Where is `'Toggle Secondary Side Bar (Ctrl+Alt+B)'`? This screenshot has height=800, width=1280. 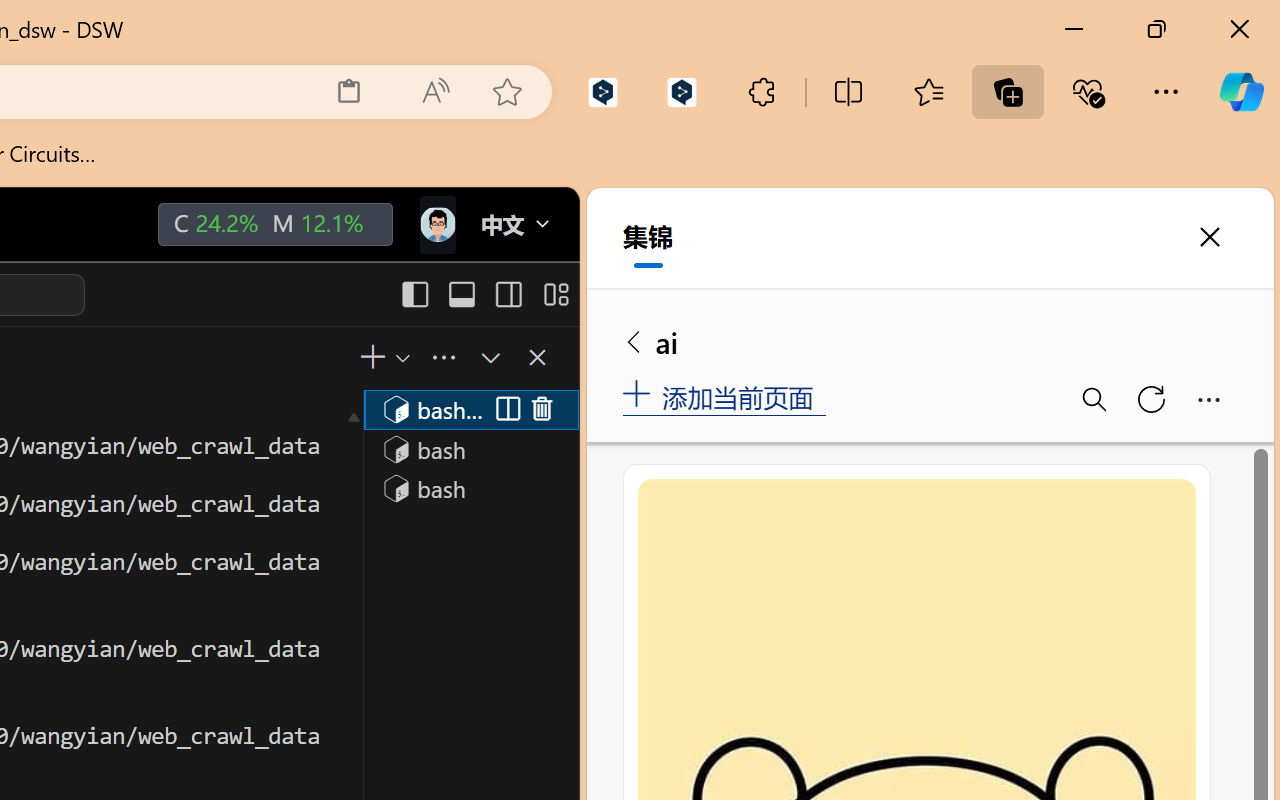
'Toggle Secondary Side Bar (Ctrl+Alt+B)' is located at coordinates (506, 294).